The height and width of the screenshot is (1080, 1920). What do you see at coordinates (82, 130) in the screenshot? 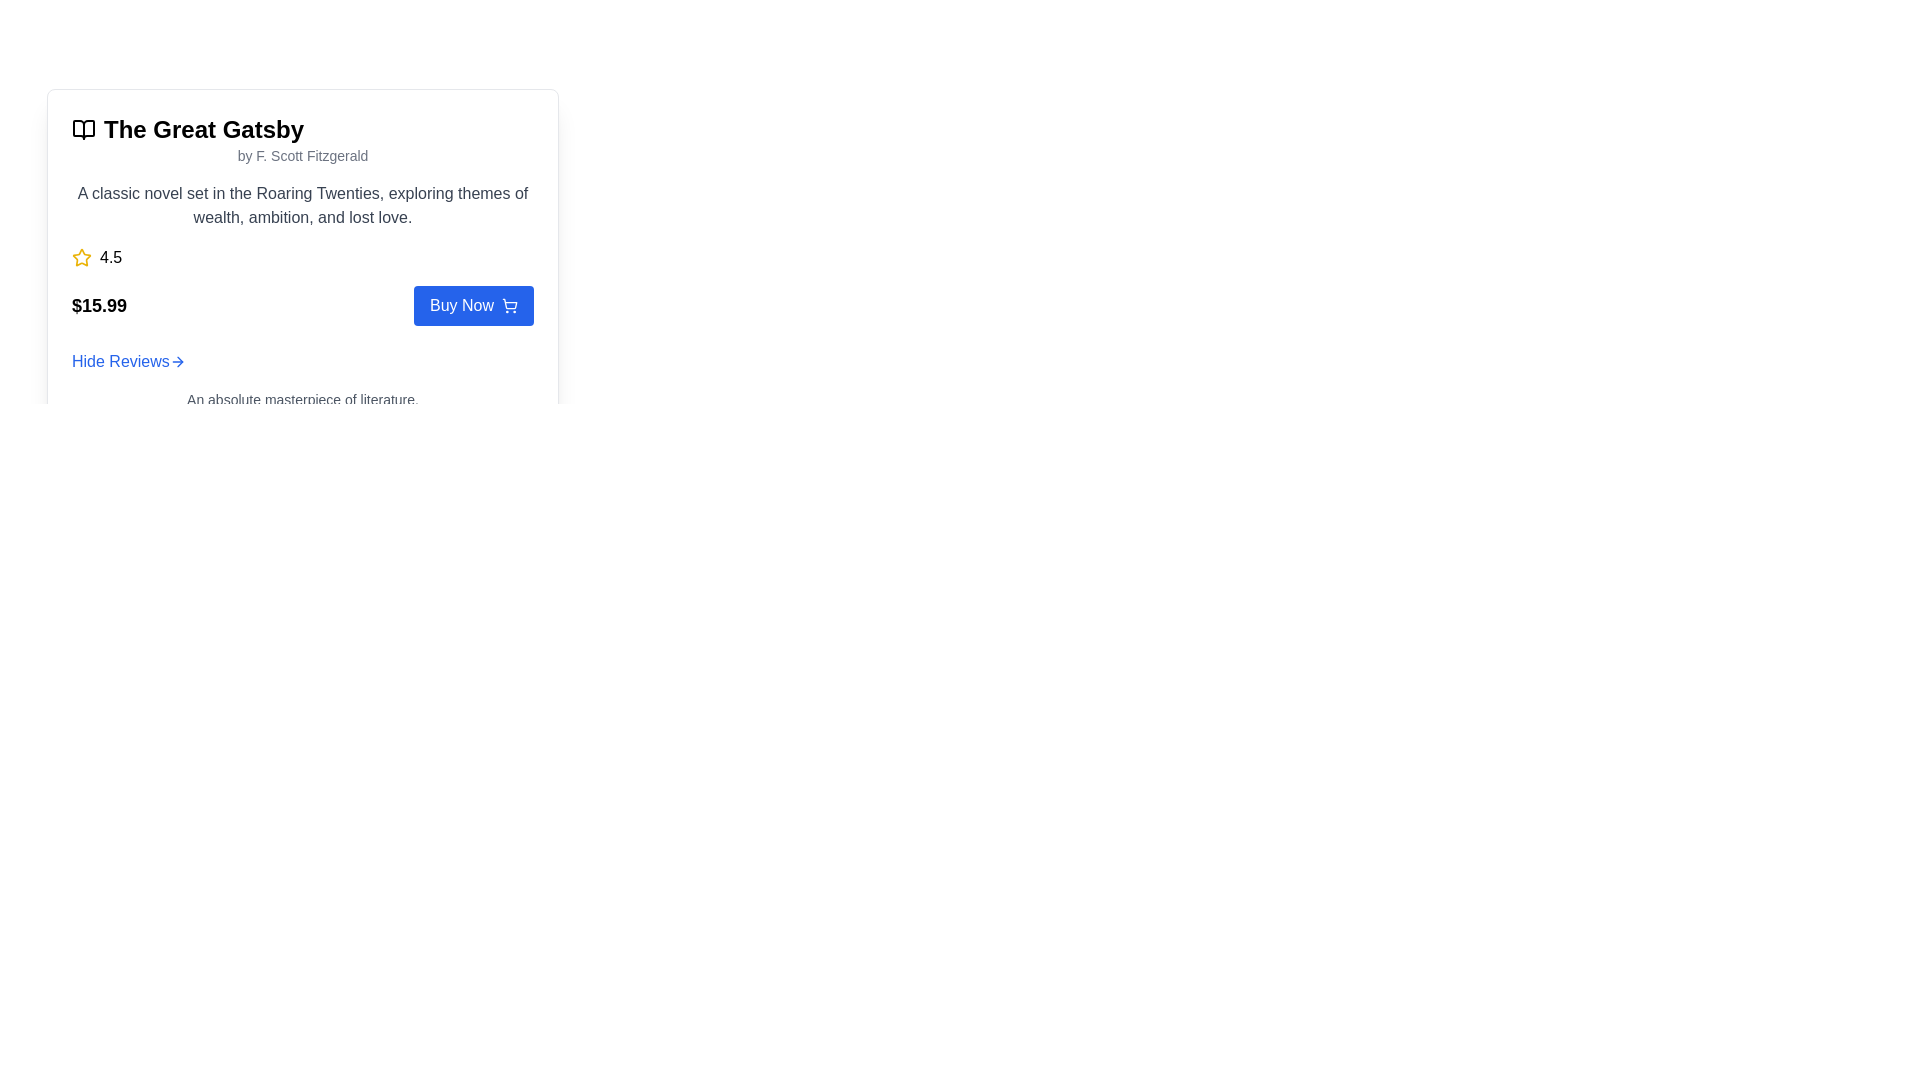
I see `the book icon located next to the title 'The Great Gatsby', which features a clean and minimalistic open book design` at bounding box center [82, 130].